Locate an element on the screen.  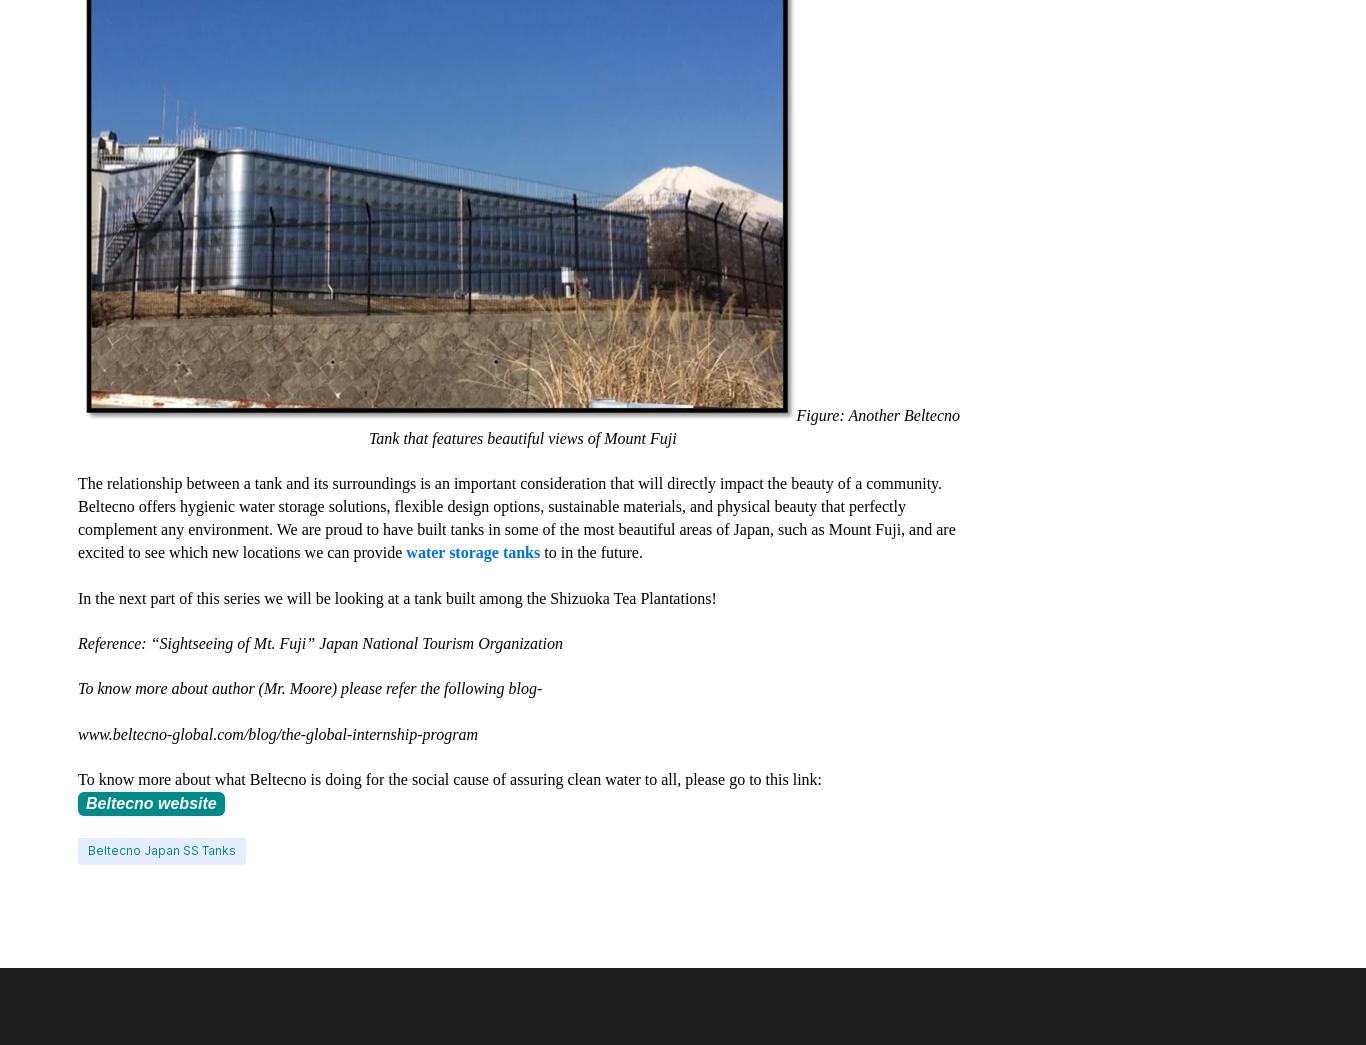
'To know more about author (Mr. Moore) please refer the following blog-' is located at coordinates (309, 688).